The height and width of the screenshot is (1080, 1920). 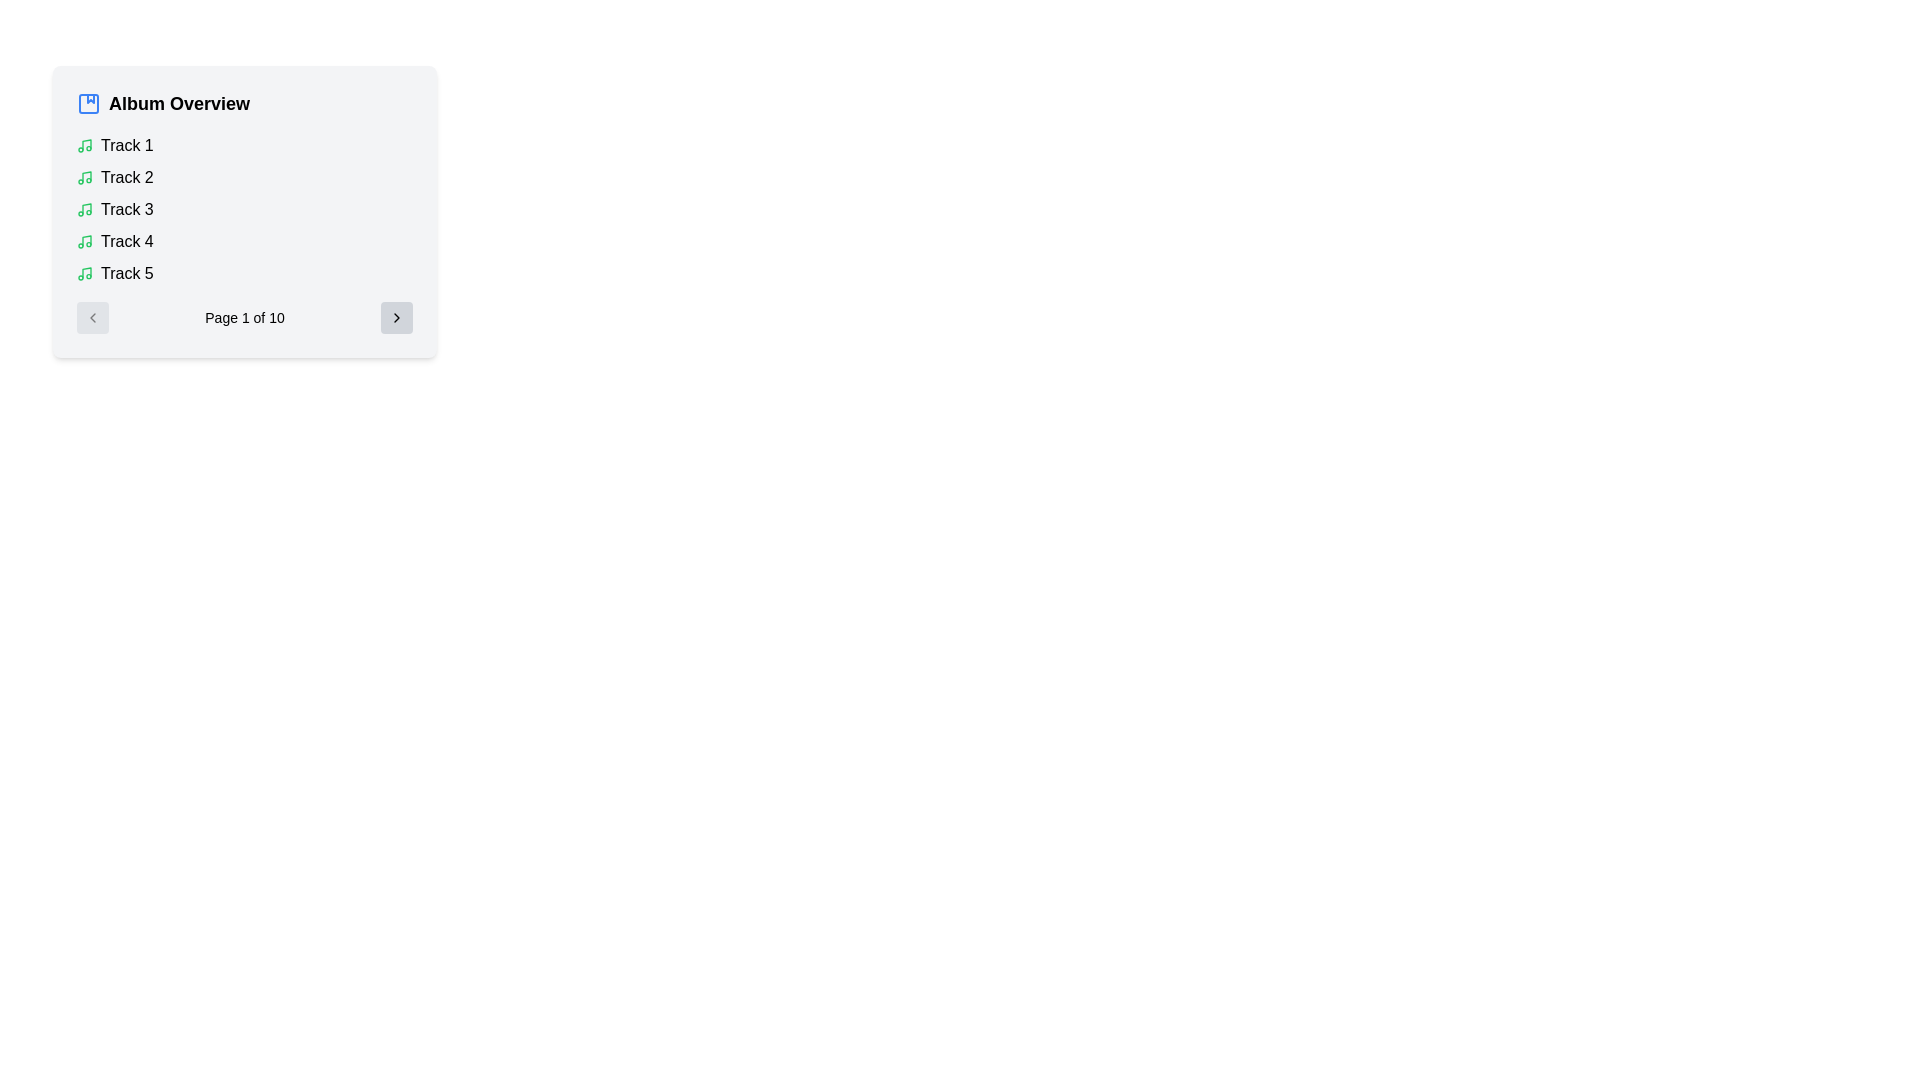 What do you see at coordinates (126, 273) in the screenshot?
I see `the text label that identifies the track in the list, located at the fifth position below 'Track 4'` at bounding box center [126, 273].